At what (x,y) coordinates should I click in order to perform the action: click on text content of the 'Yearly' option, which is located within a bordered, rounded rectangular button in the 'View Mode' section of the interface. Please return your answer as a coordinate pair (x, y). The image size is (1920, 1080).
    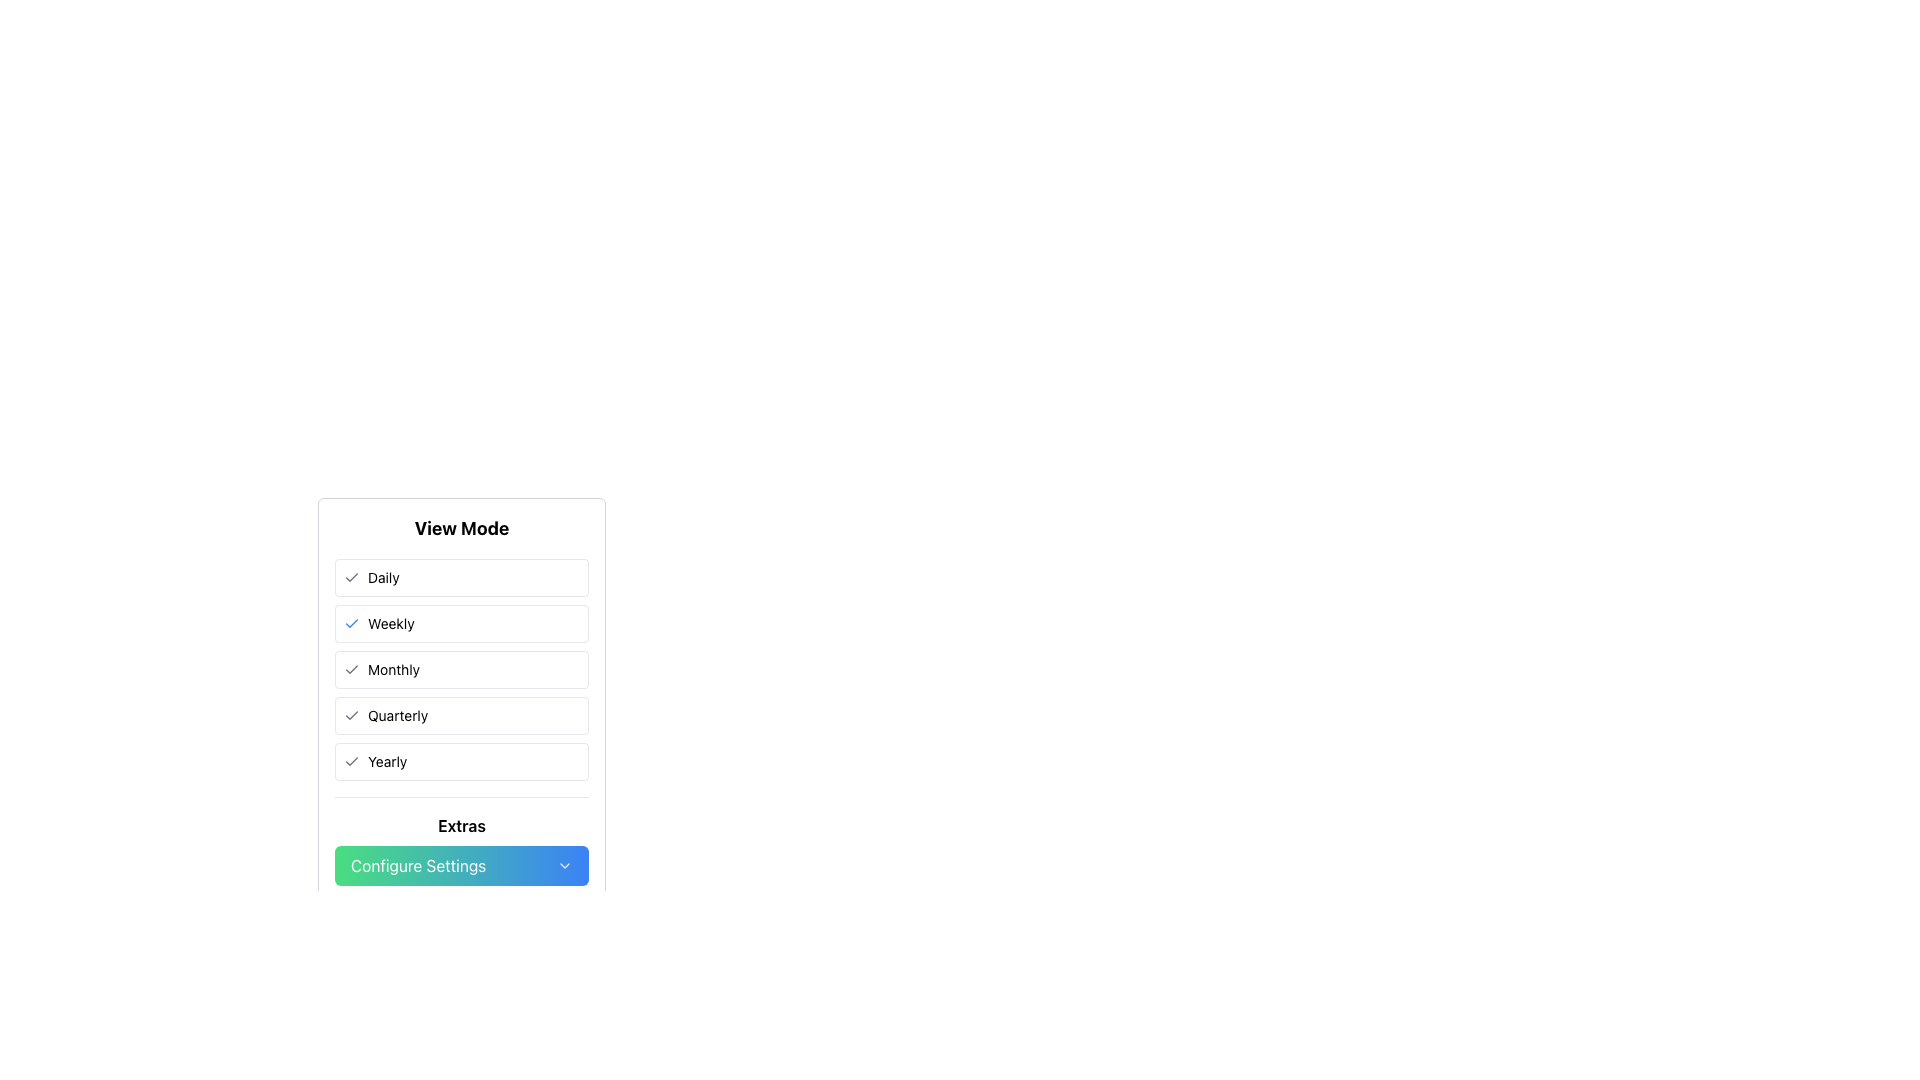
    Looking at the image, I should click on (387, 762).